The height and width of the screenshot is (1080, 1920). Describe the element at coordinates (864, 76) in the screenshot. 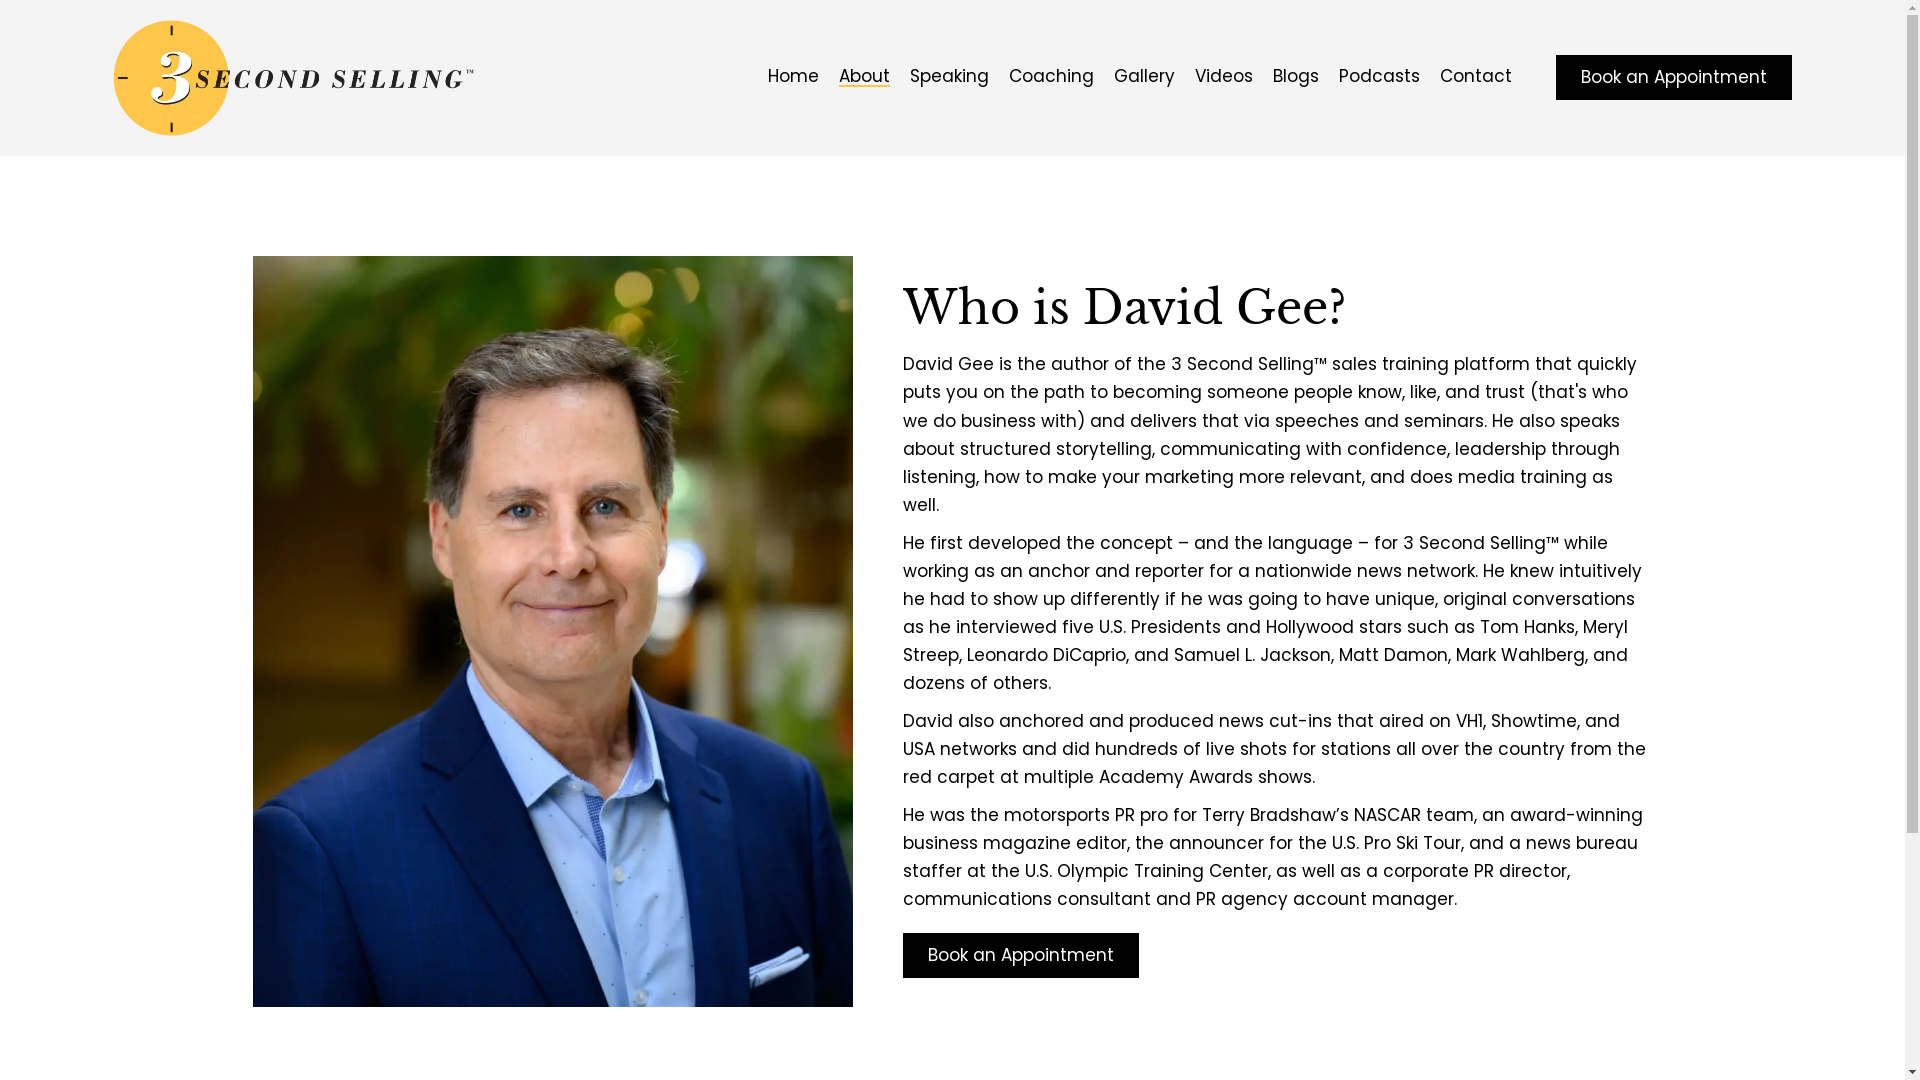

I see `'About'` at that location.